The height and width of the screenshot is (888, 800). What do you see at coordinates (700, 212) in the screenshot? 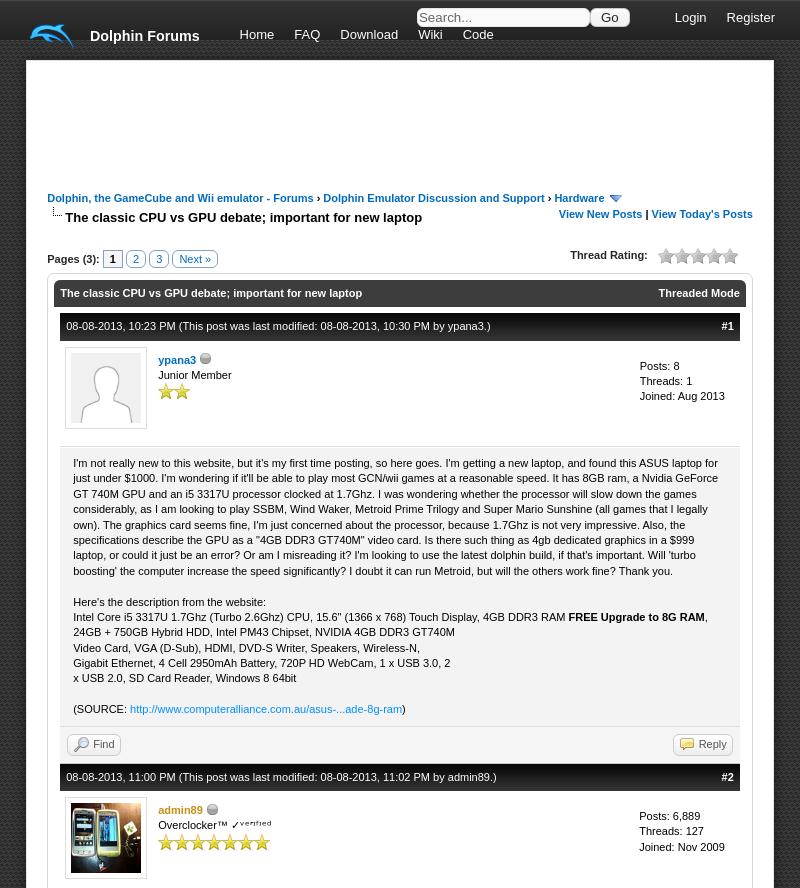
I see `'View Today's Posts'` at bounding box center [700, 212].